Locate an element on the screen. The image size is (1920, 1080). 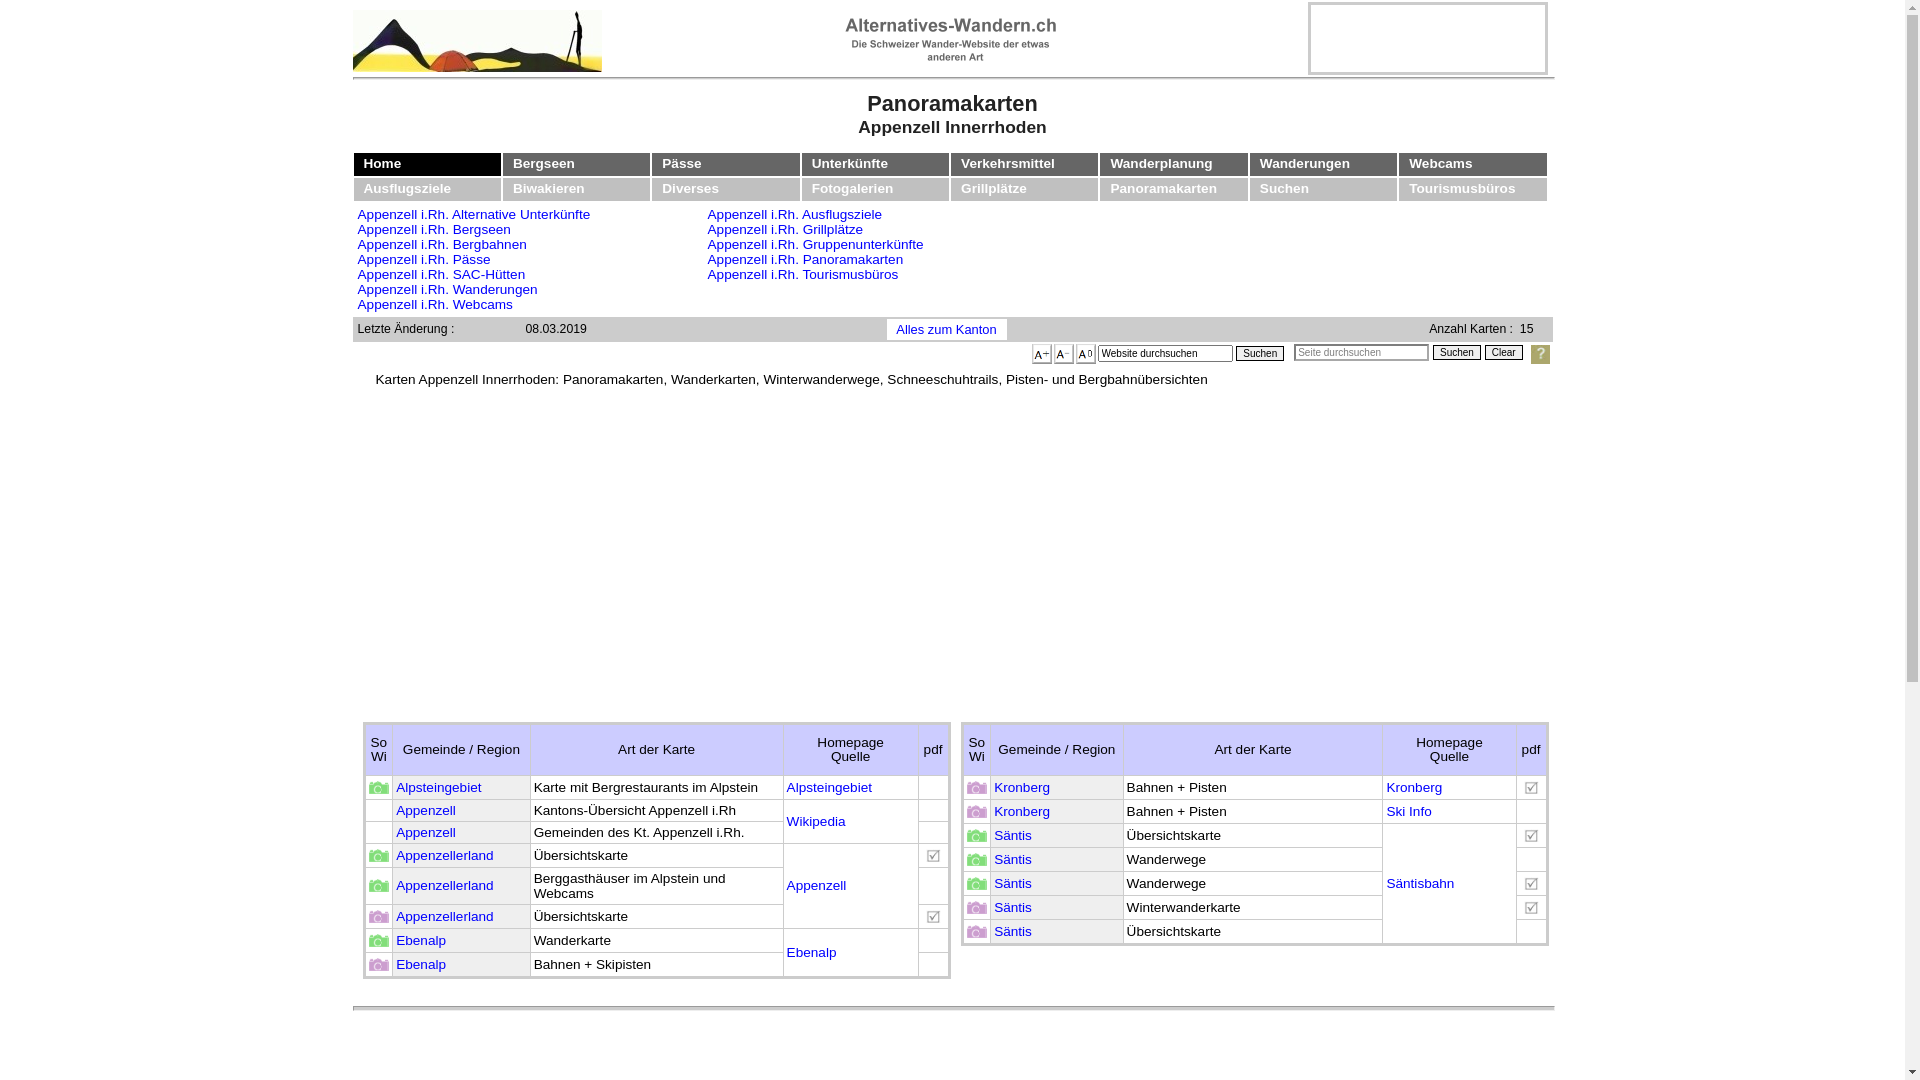
'Appenzell i.Rh. Panoramakarten' is located at coordinates (806, 258).